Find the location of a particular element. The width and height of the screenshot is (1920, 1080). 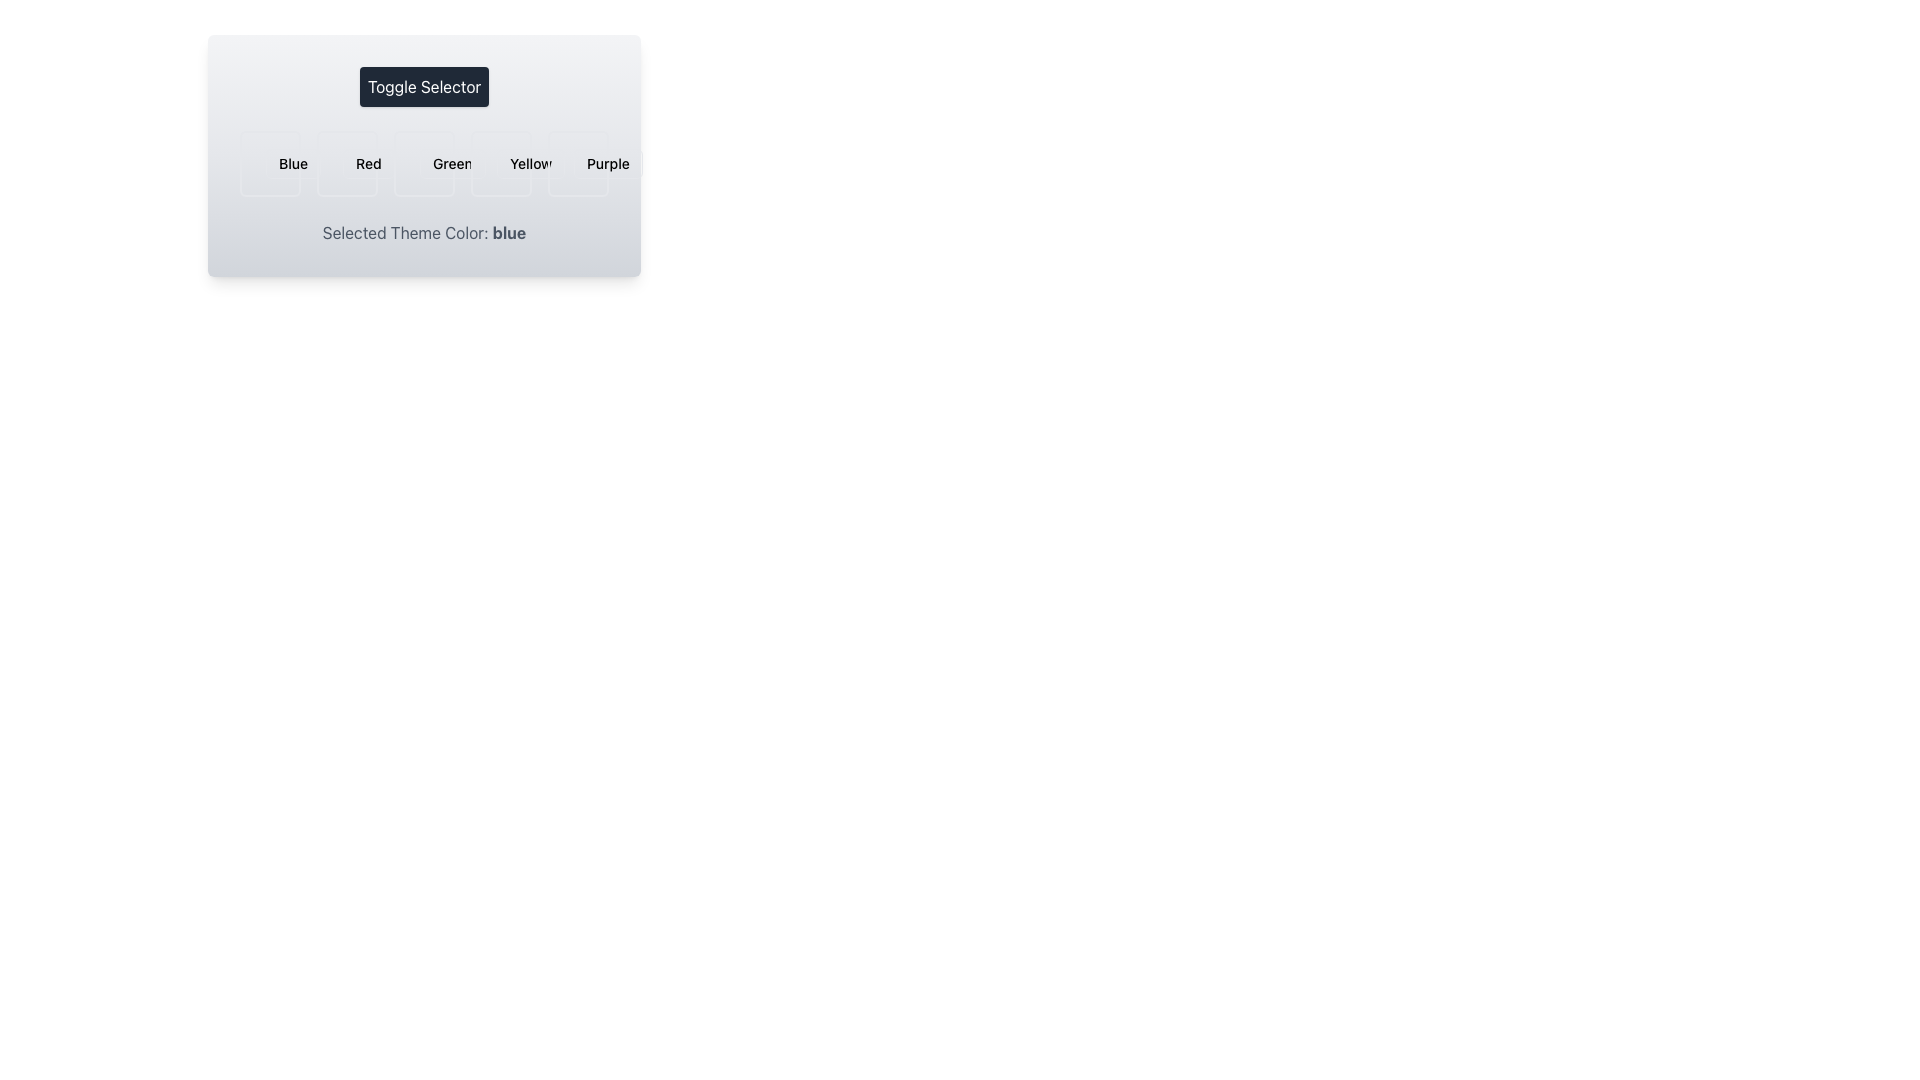

the 'yellow' button, which is a rectangular button with rounded corners, light yellow background, and black text is located at coordinates (531, 163).